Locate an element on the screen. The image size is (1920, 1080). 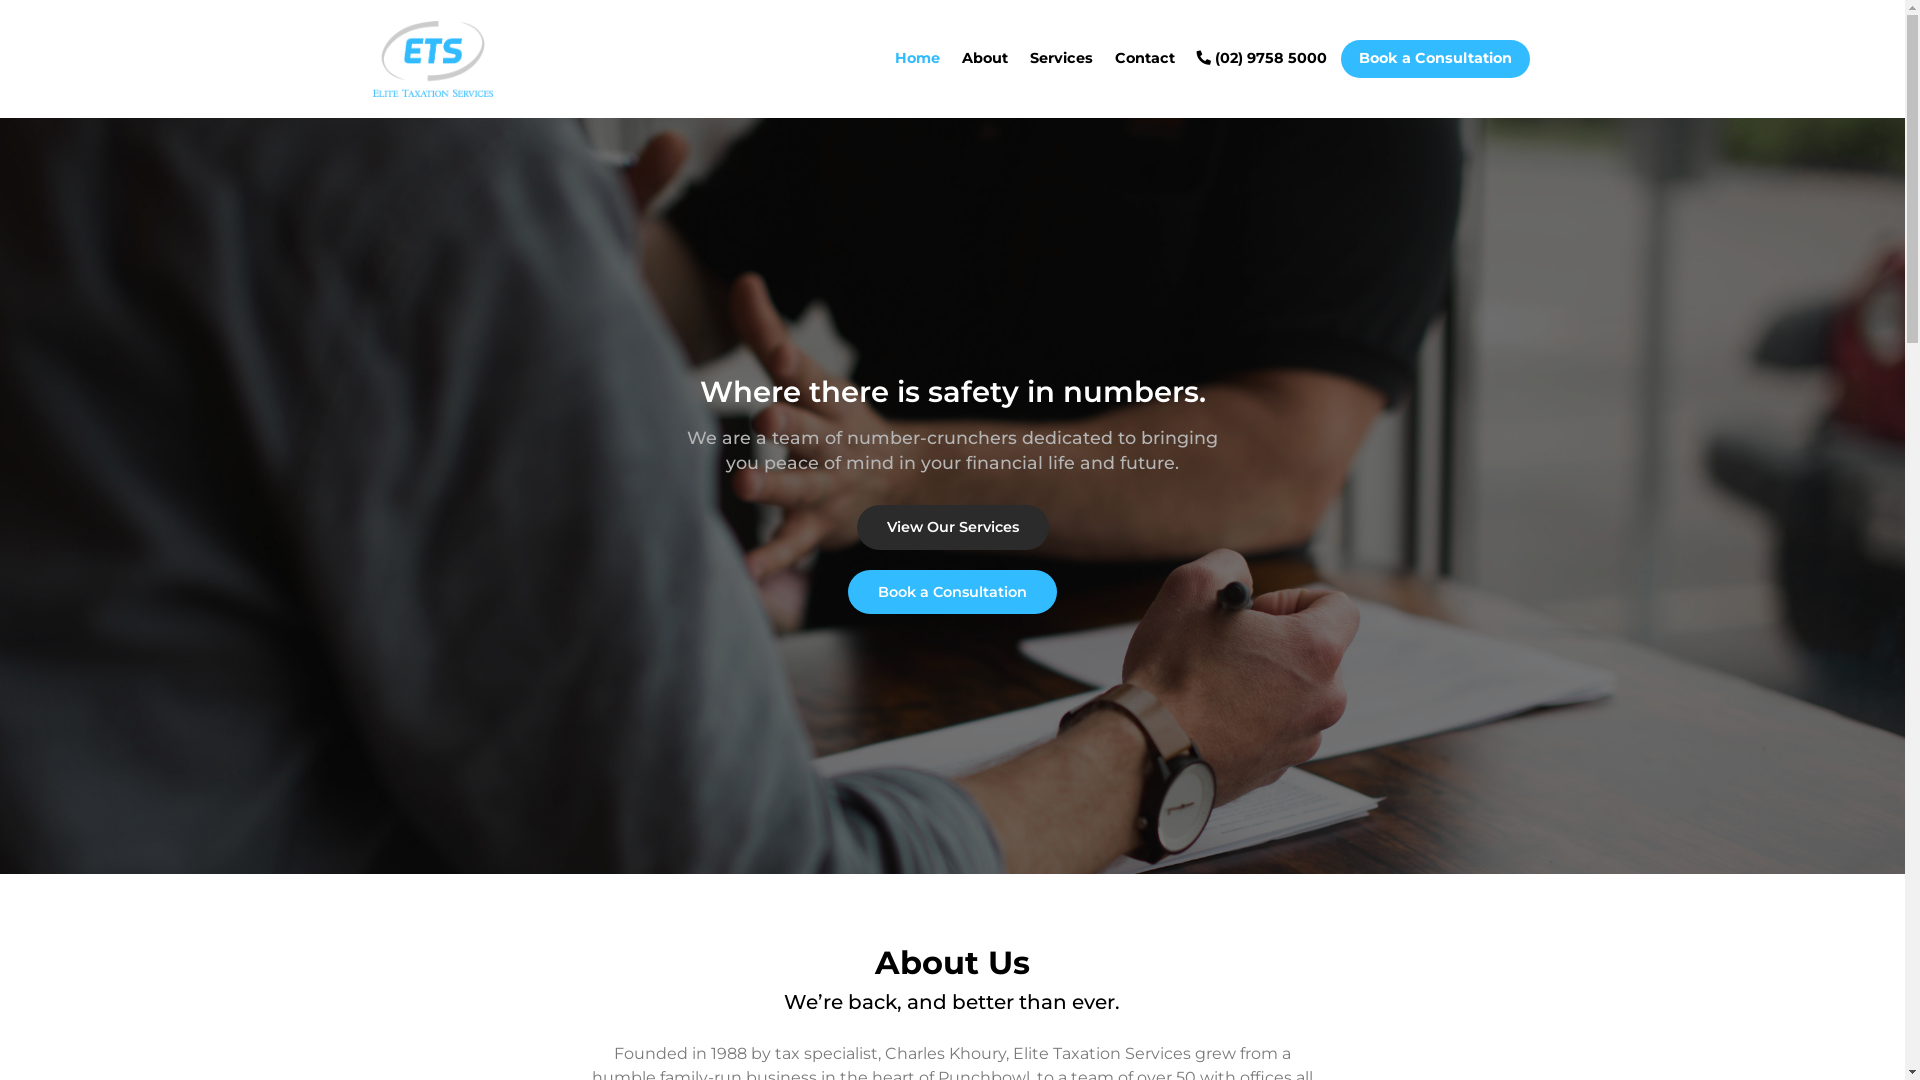
'View Our Services' is located at coordinates (855, 526).